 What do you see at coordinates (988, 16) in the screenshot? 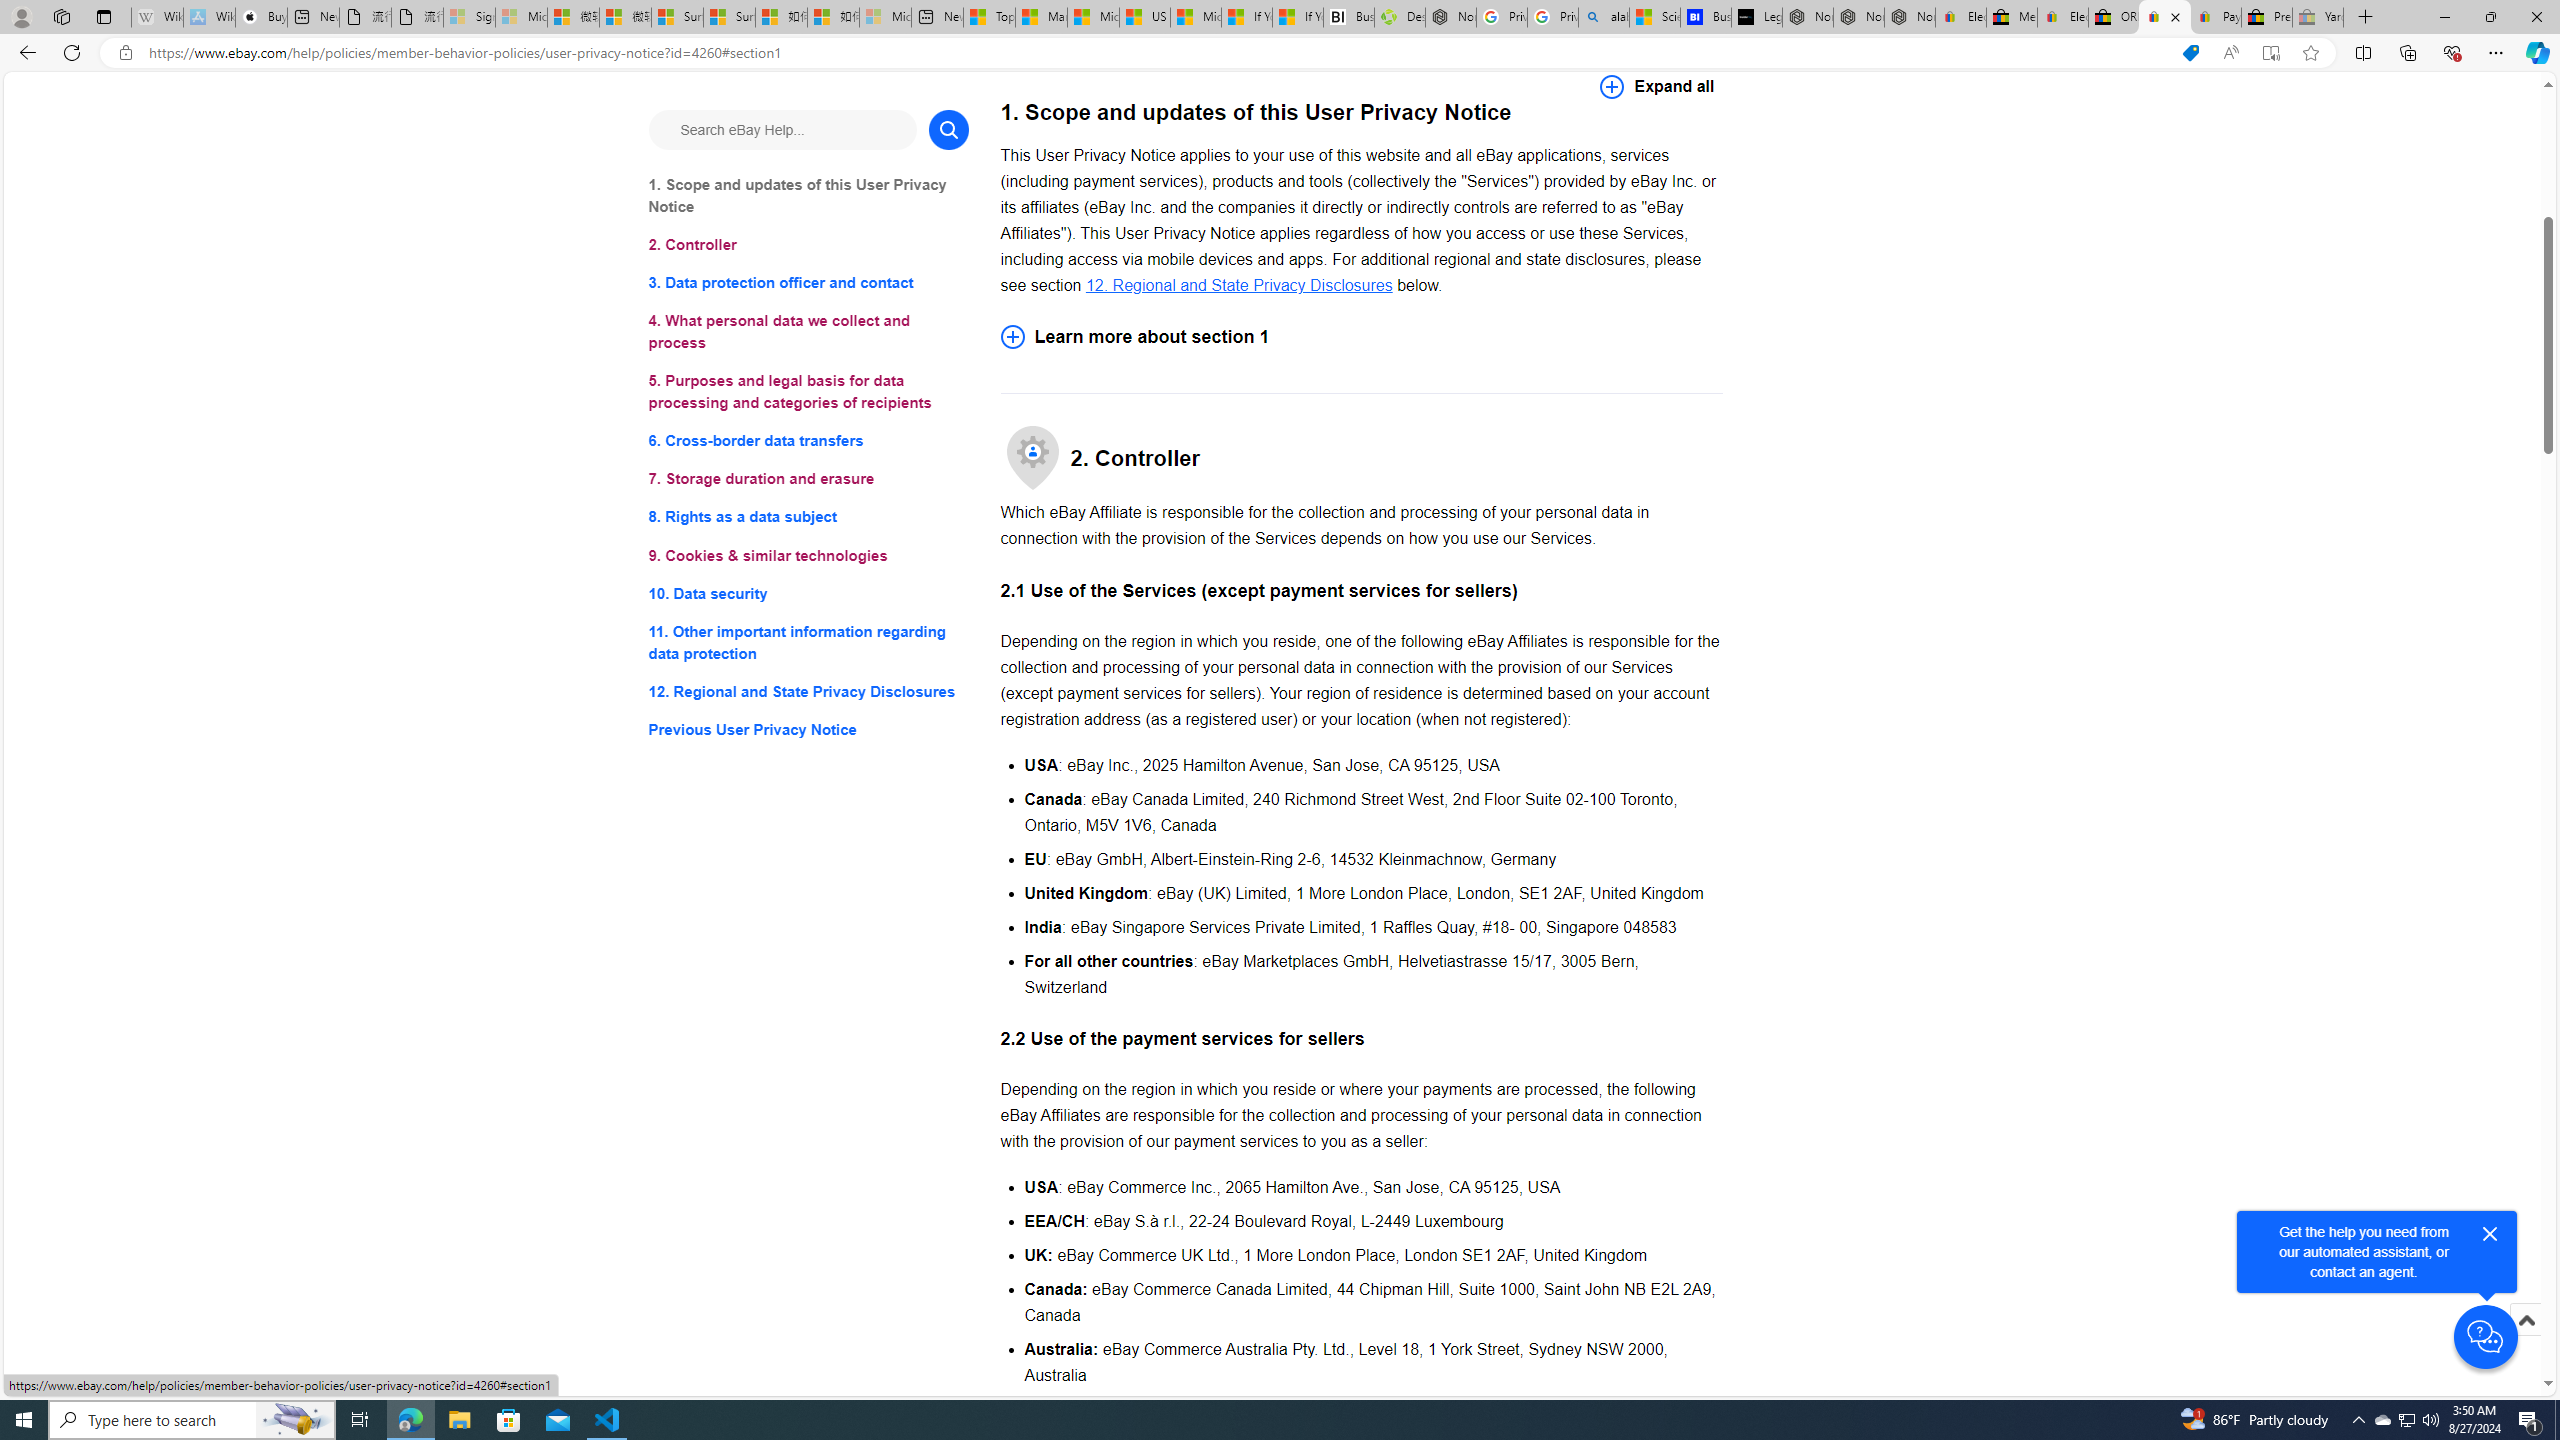
I see `'Top Stories - MSN'` at bounding box center [988, 16].